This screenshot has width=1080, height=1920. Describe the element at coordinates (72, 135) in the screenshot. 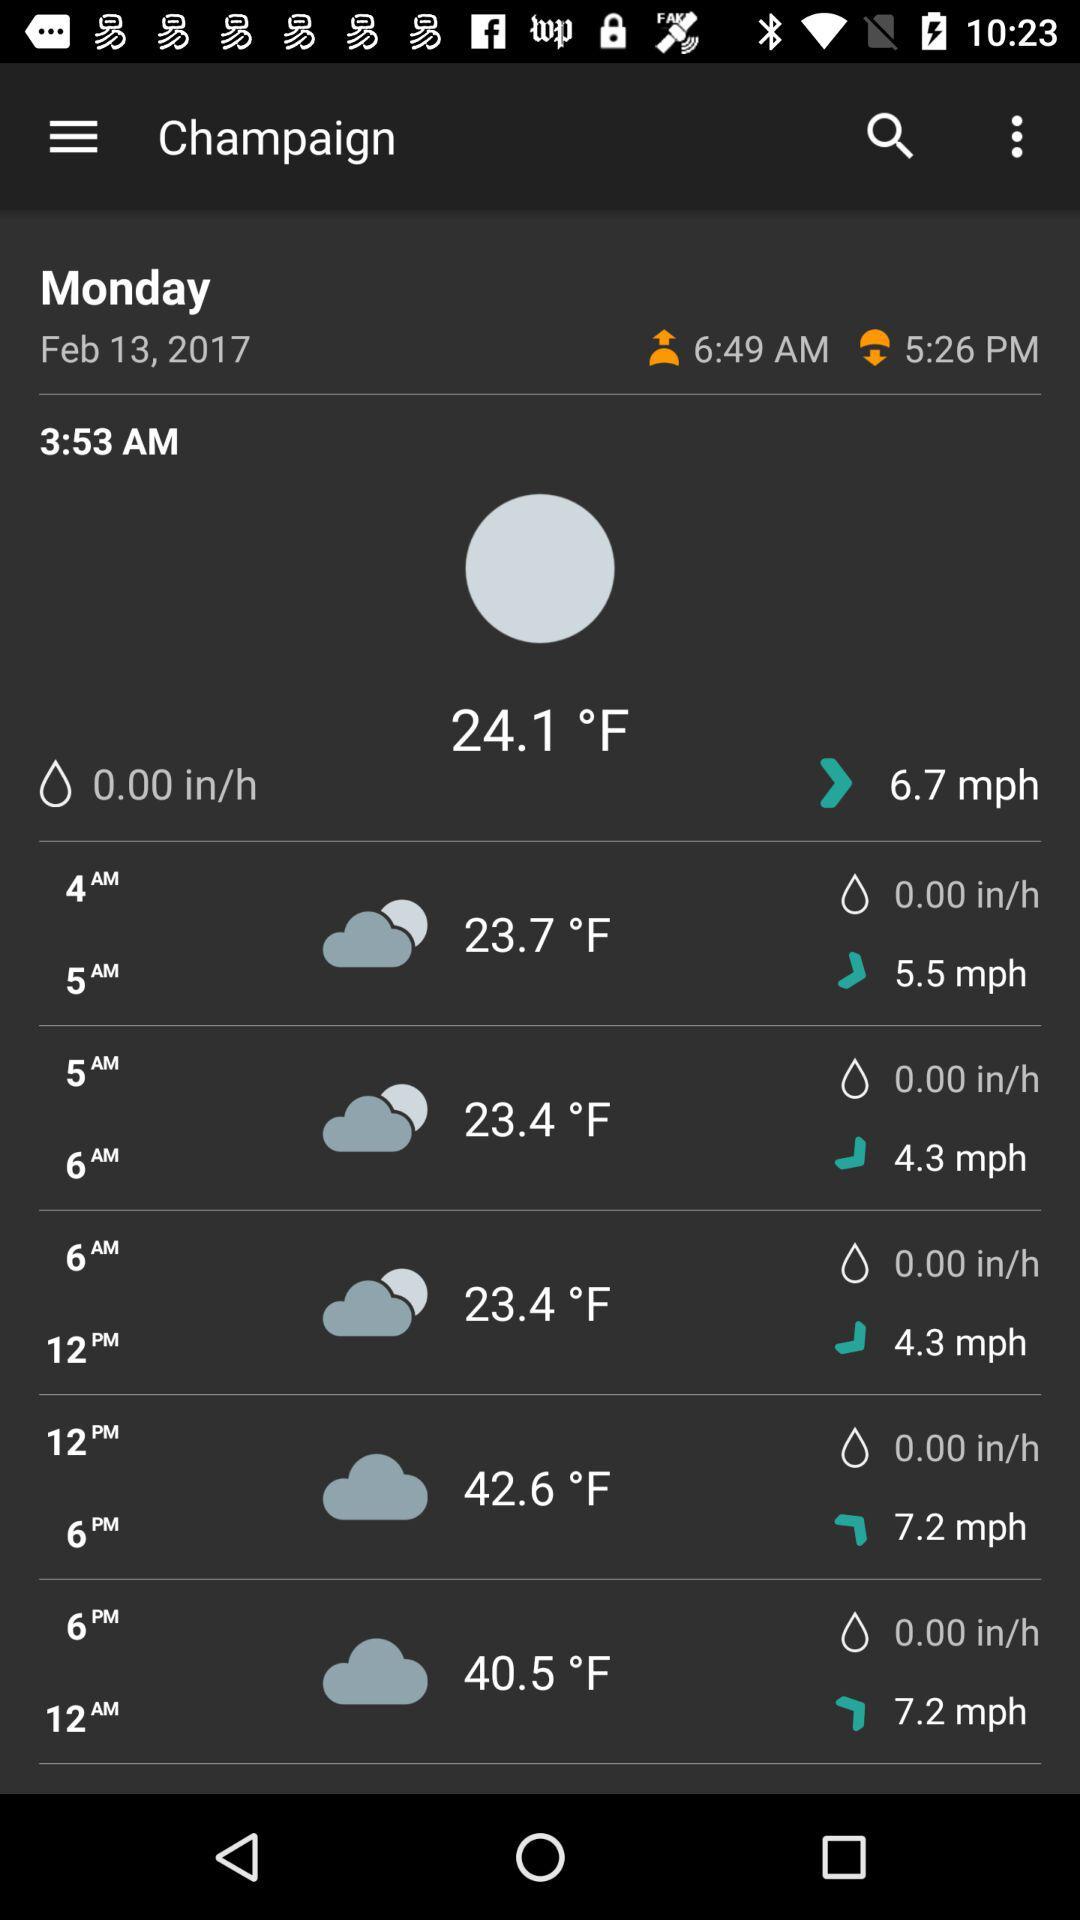

I see `the app next to champaign` at that location.